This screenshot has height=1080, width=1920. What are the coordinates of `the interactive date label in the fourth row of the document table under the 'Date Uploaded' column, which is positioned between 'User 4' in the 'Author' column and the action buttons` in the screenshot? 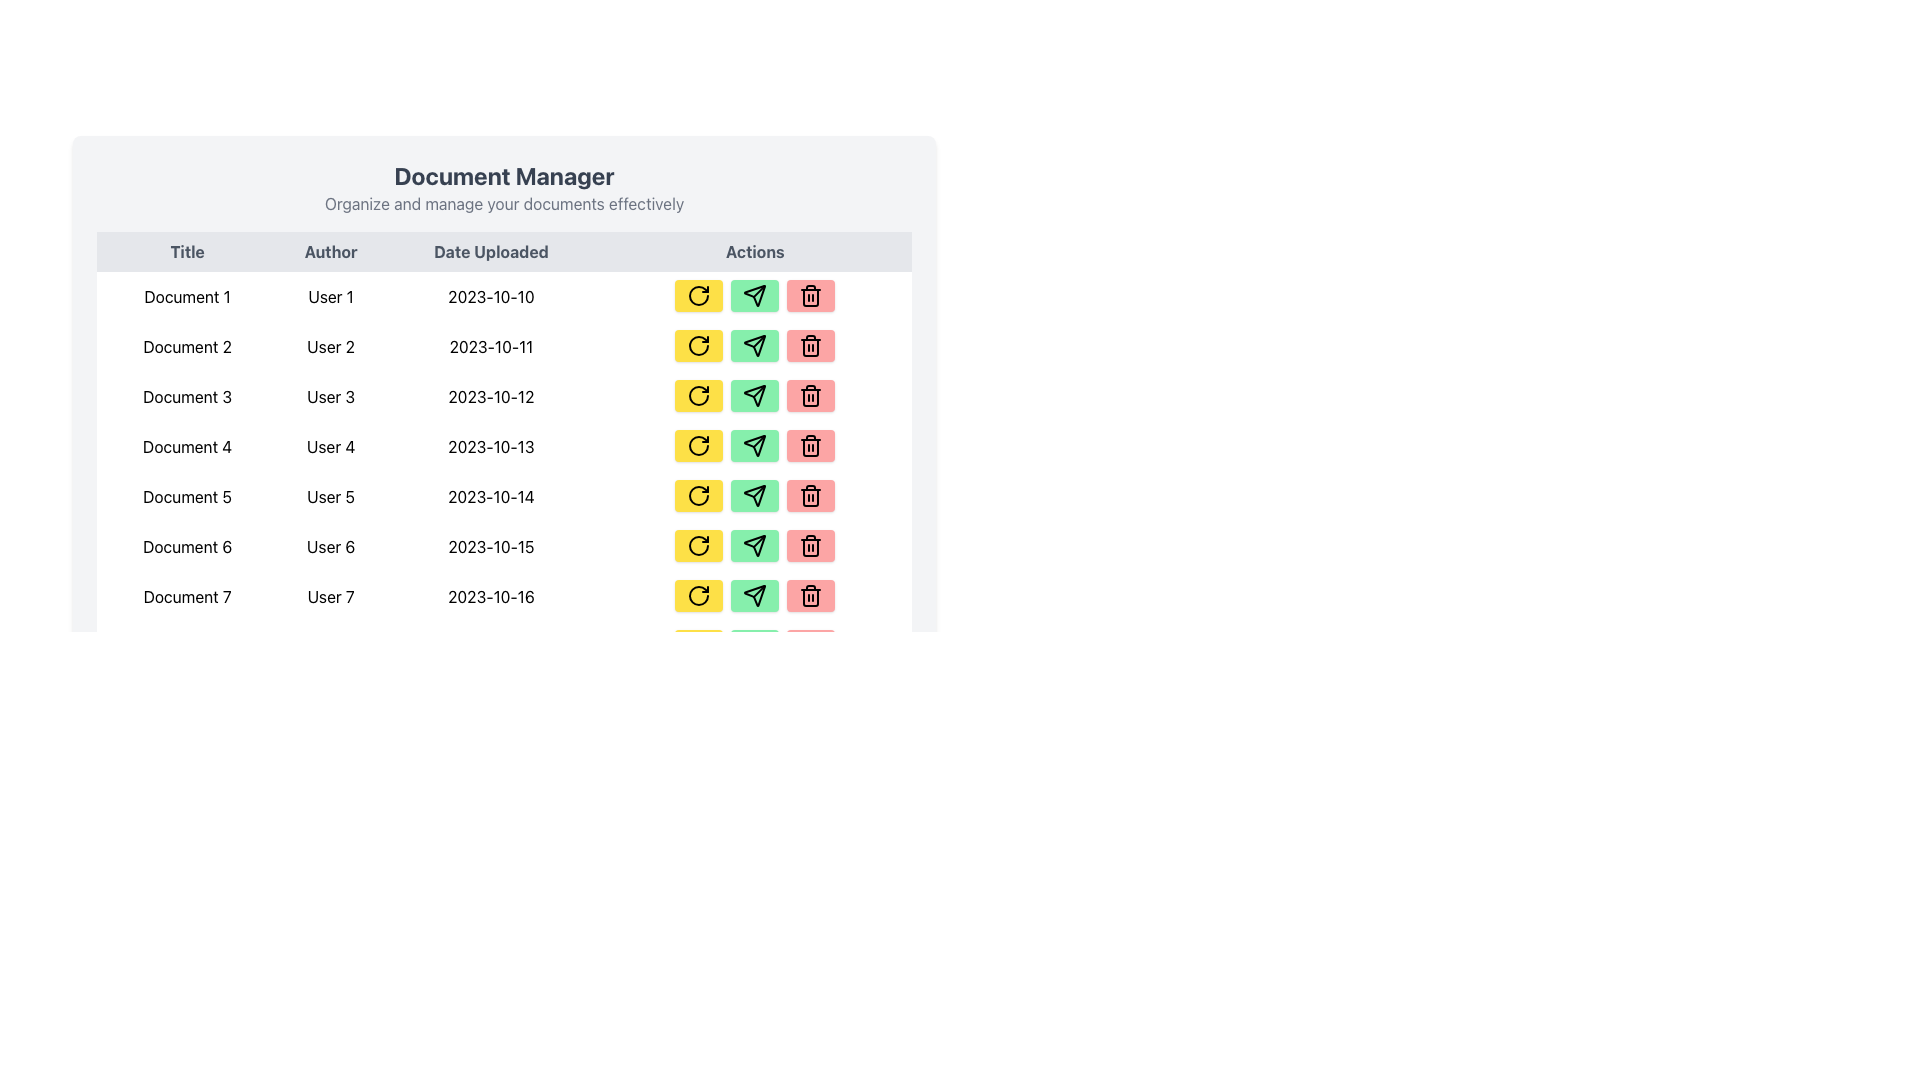 It's located at (491, 446).